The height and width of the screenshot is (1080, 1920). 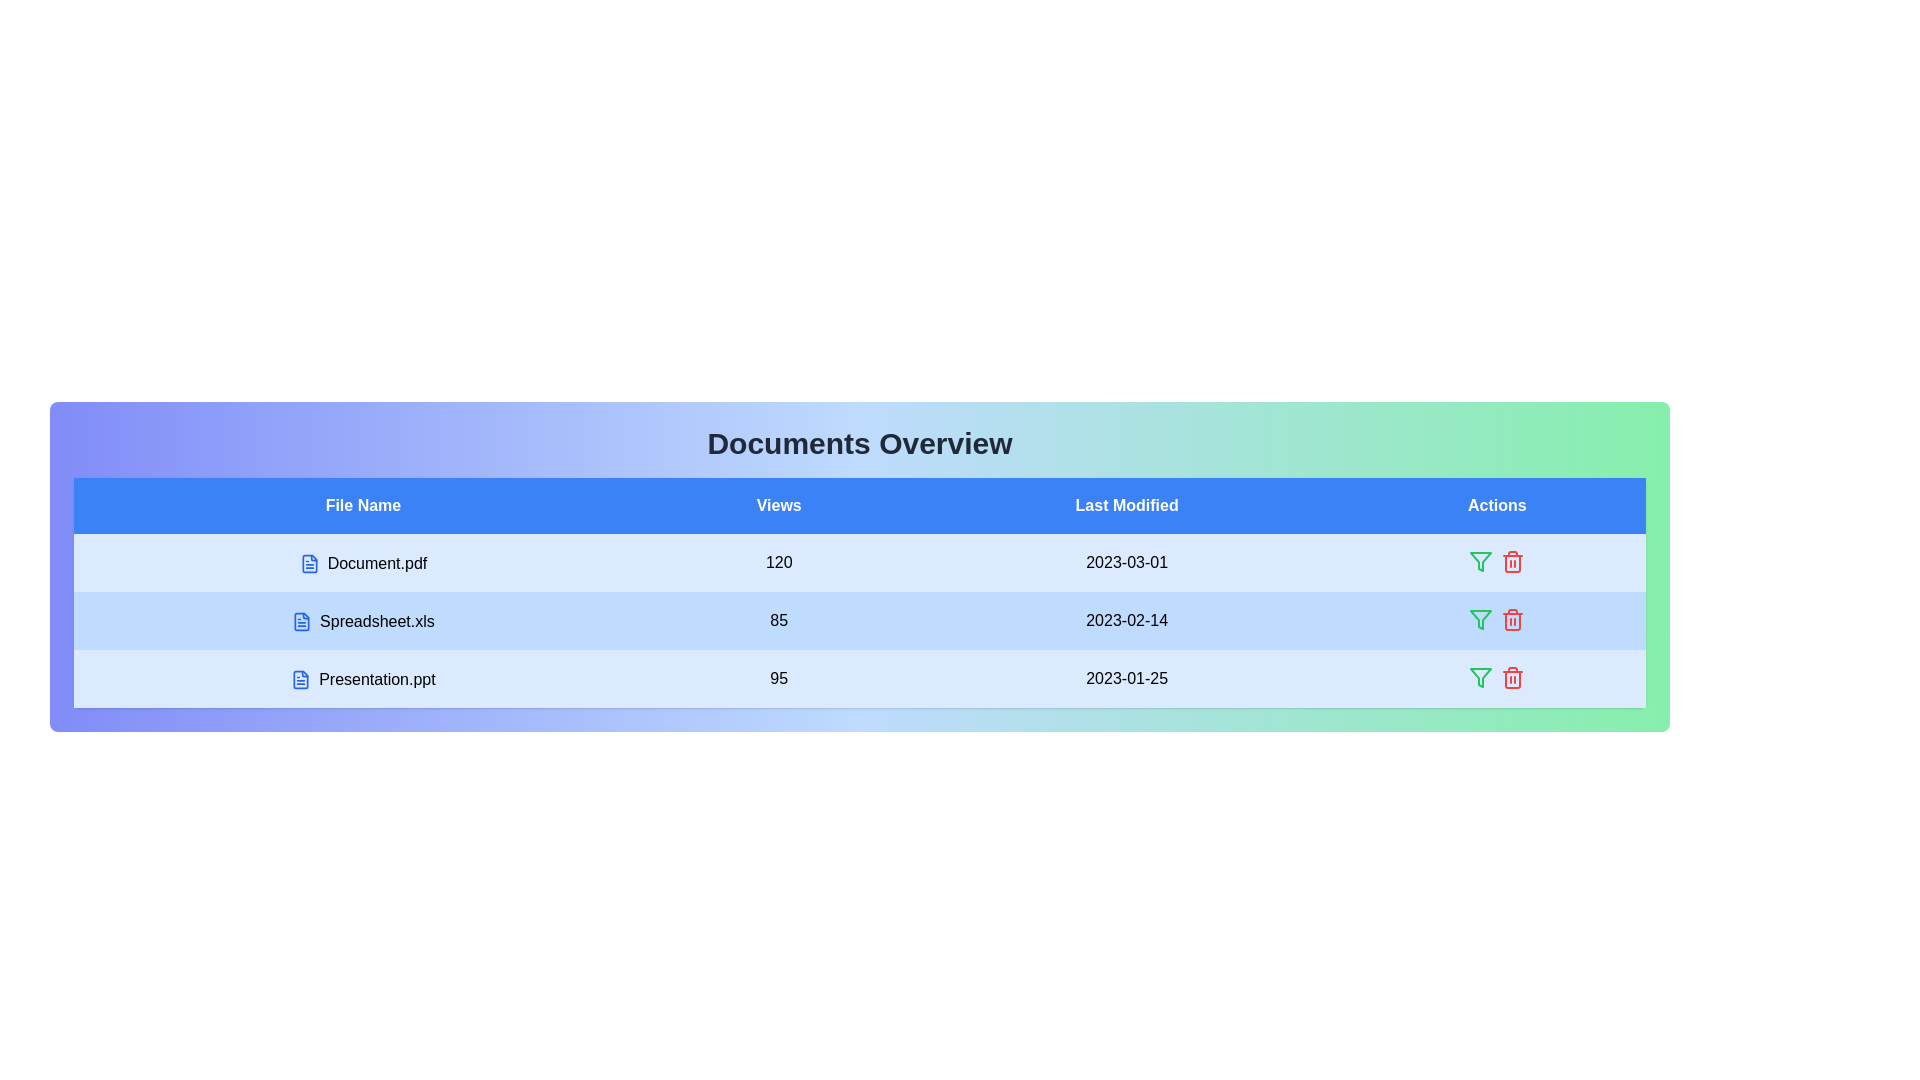 I want to click on the action icon filter for the row corresponding to Presentation.ppt, so click(x=1481, y=677).